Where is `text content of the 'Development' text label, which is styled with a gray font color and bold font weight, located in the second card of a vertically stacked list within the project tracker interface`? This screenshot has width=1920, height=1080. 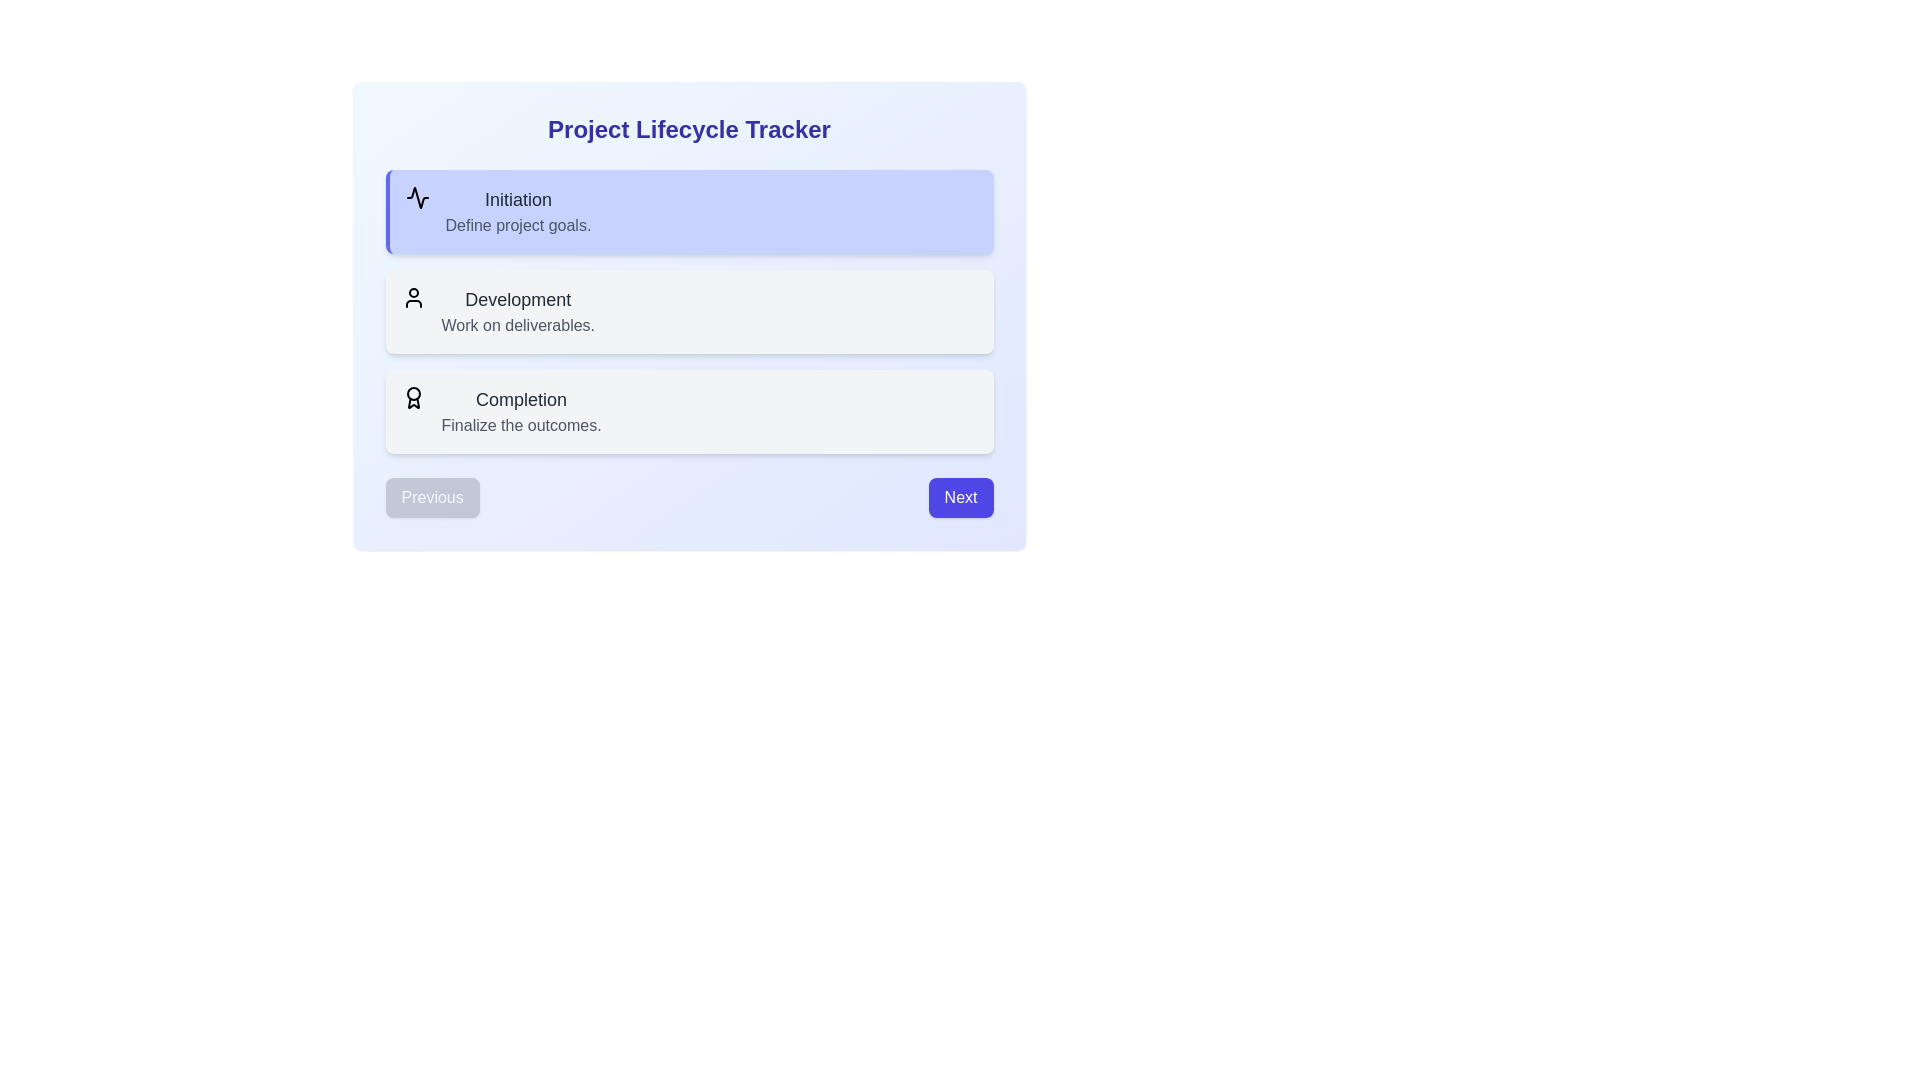
text content of the 'Development' text label, which is styled with a gray font color and bold font weight, located in the second card of a vertically stacked list within the project tracker interface is located at coordinates (518, 300).